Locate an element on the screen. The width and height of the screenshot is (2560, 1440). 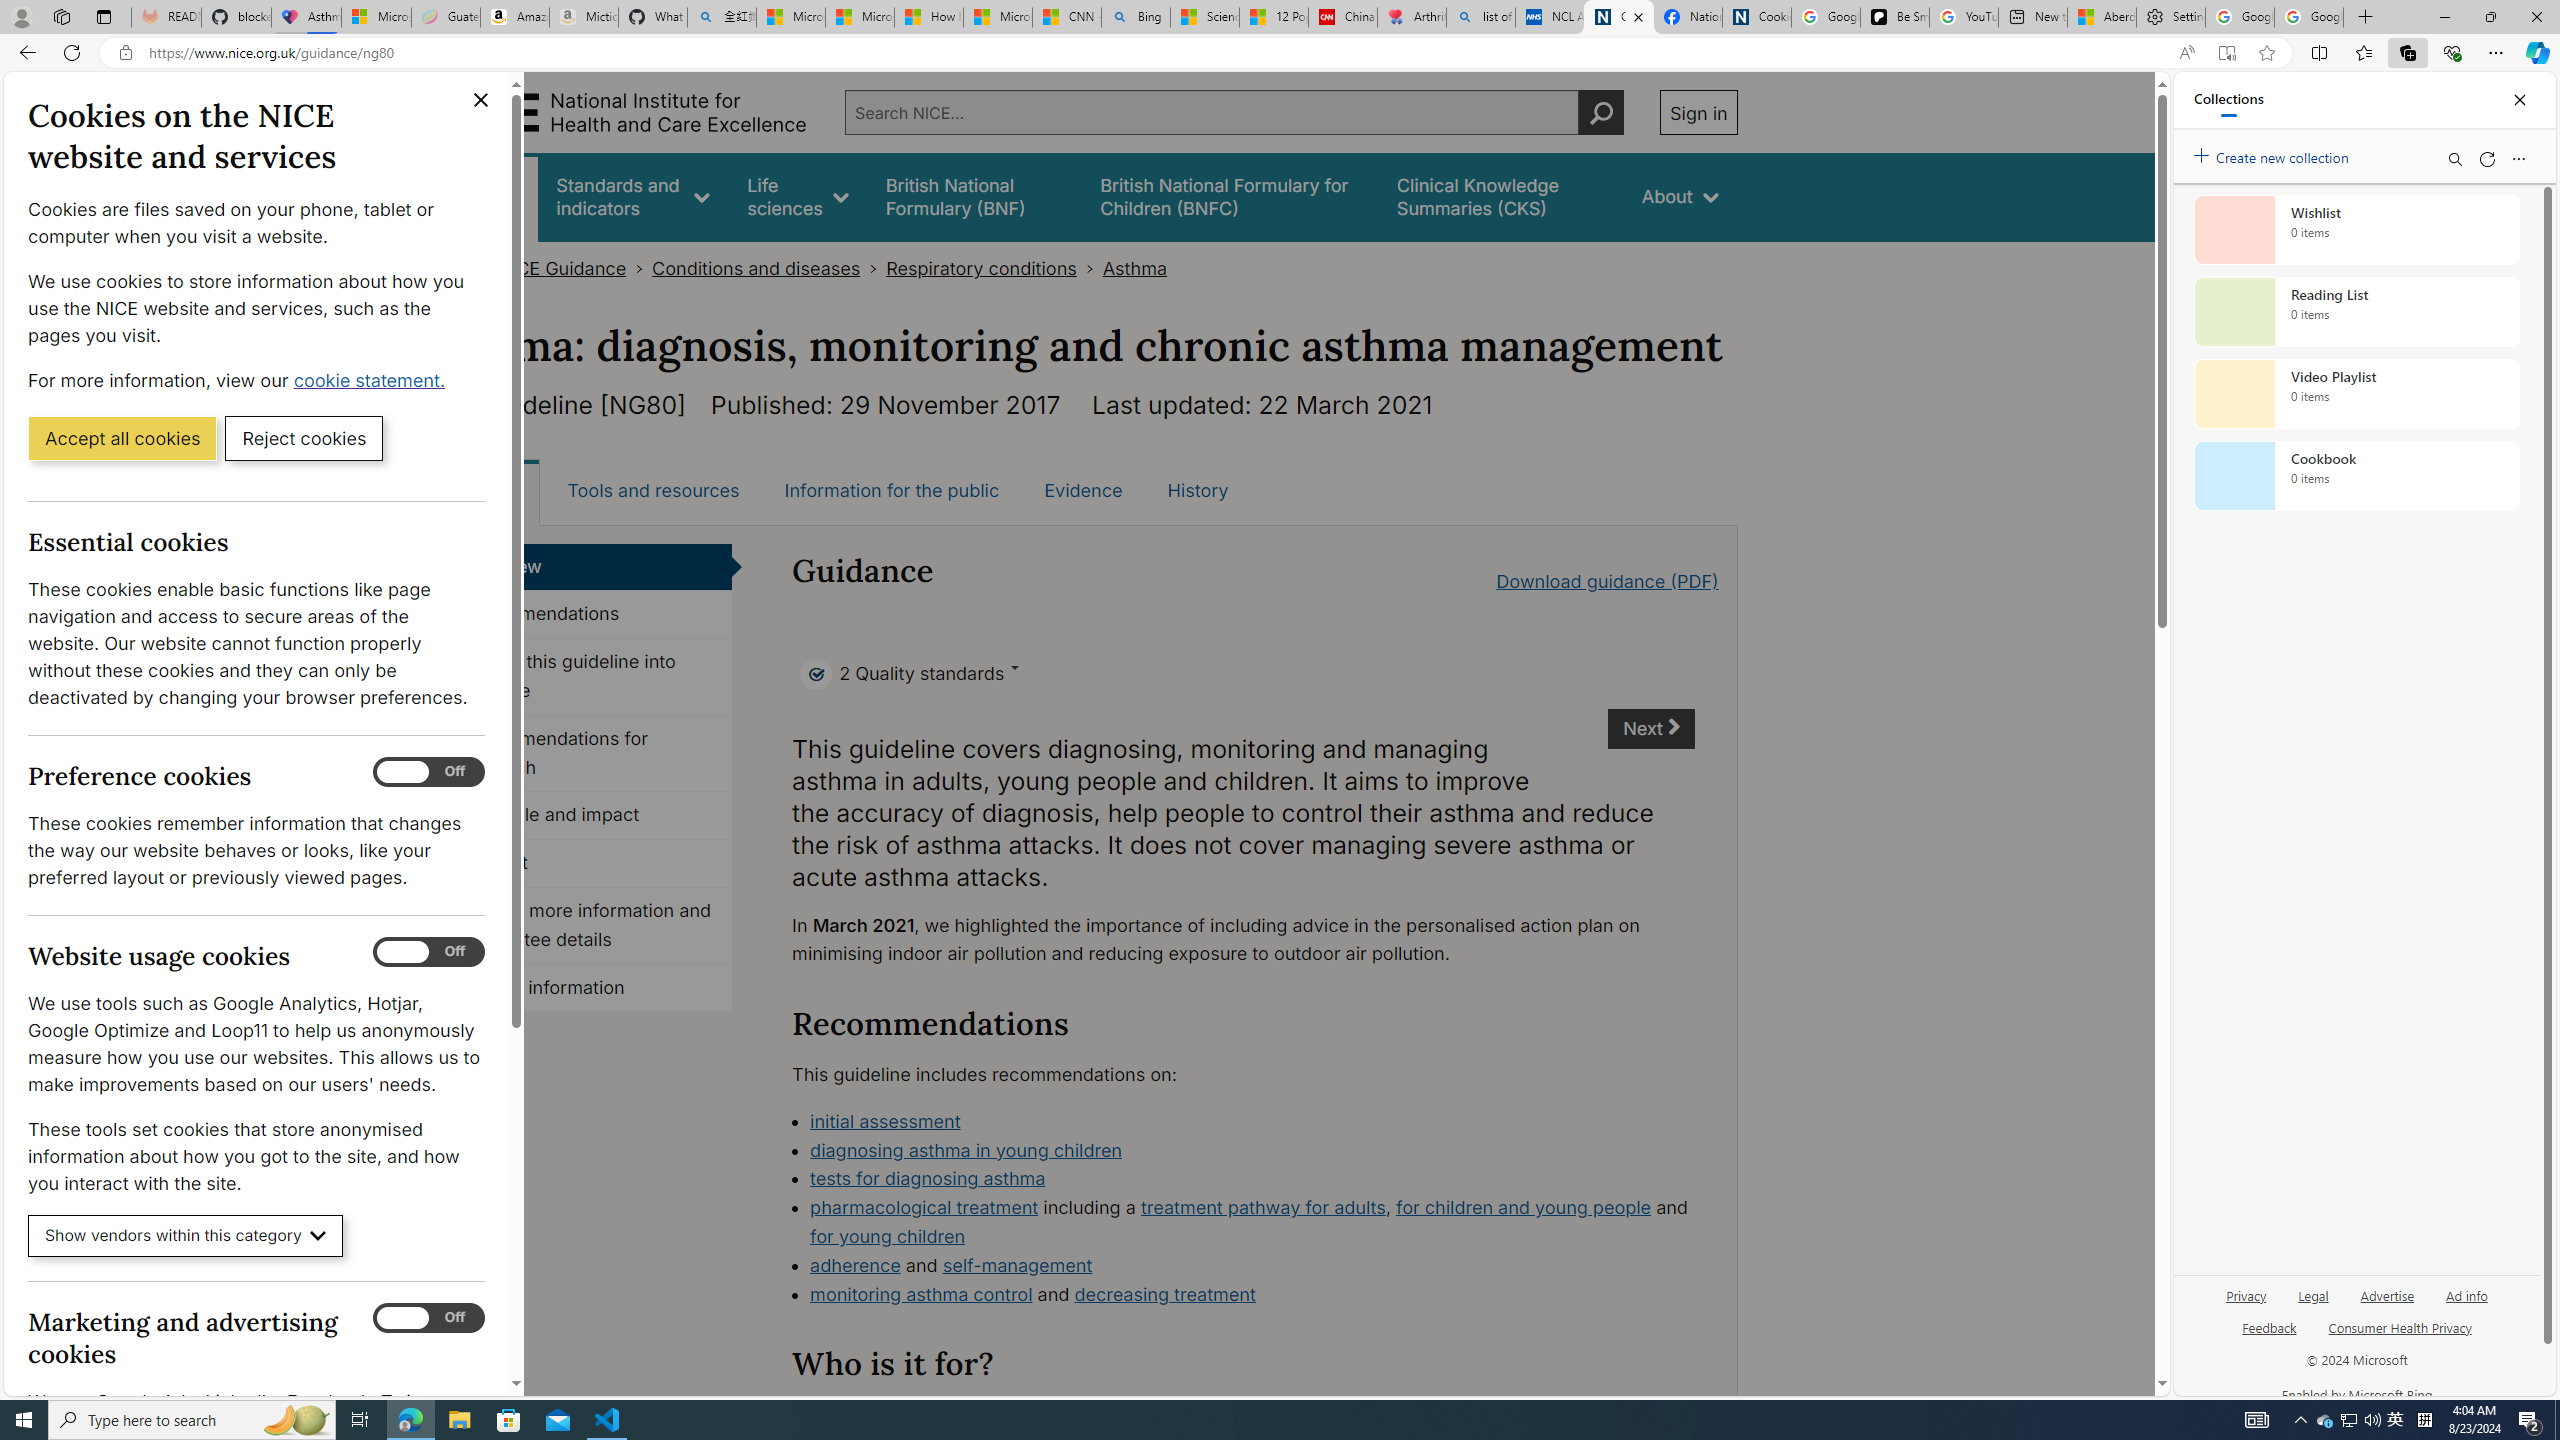
'initial assessment' is located at coordinates (884, 1121).